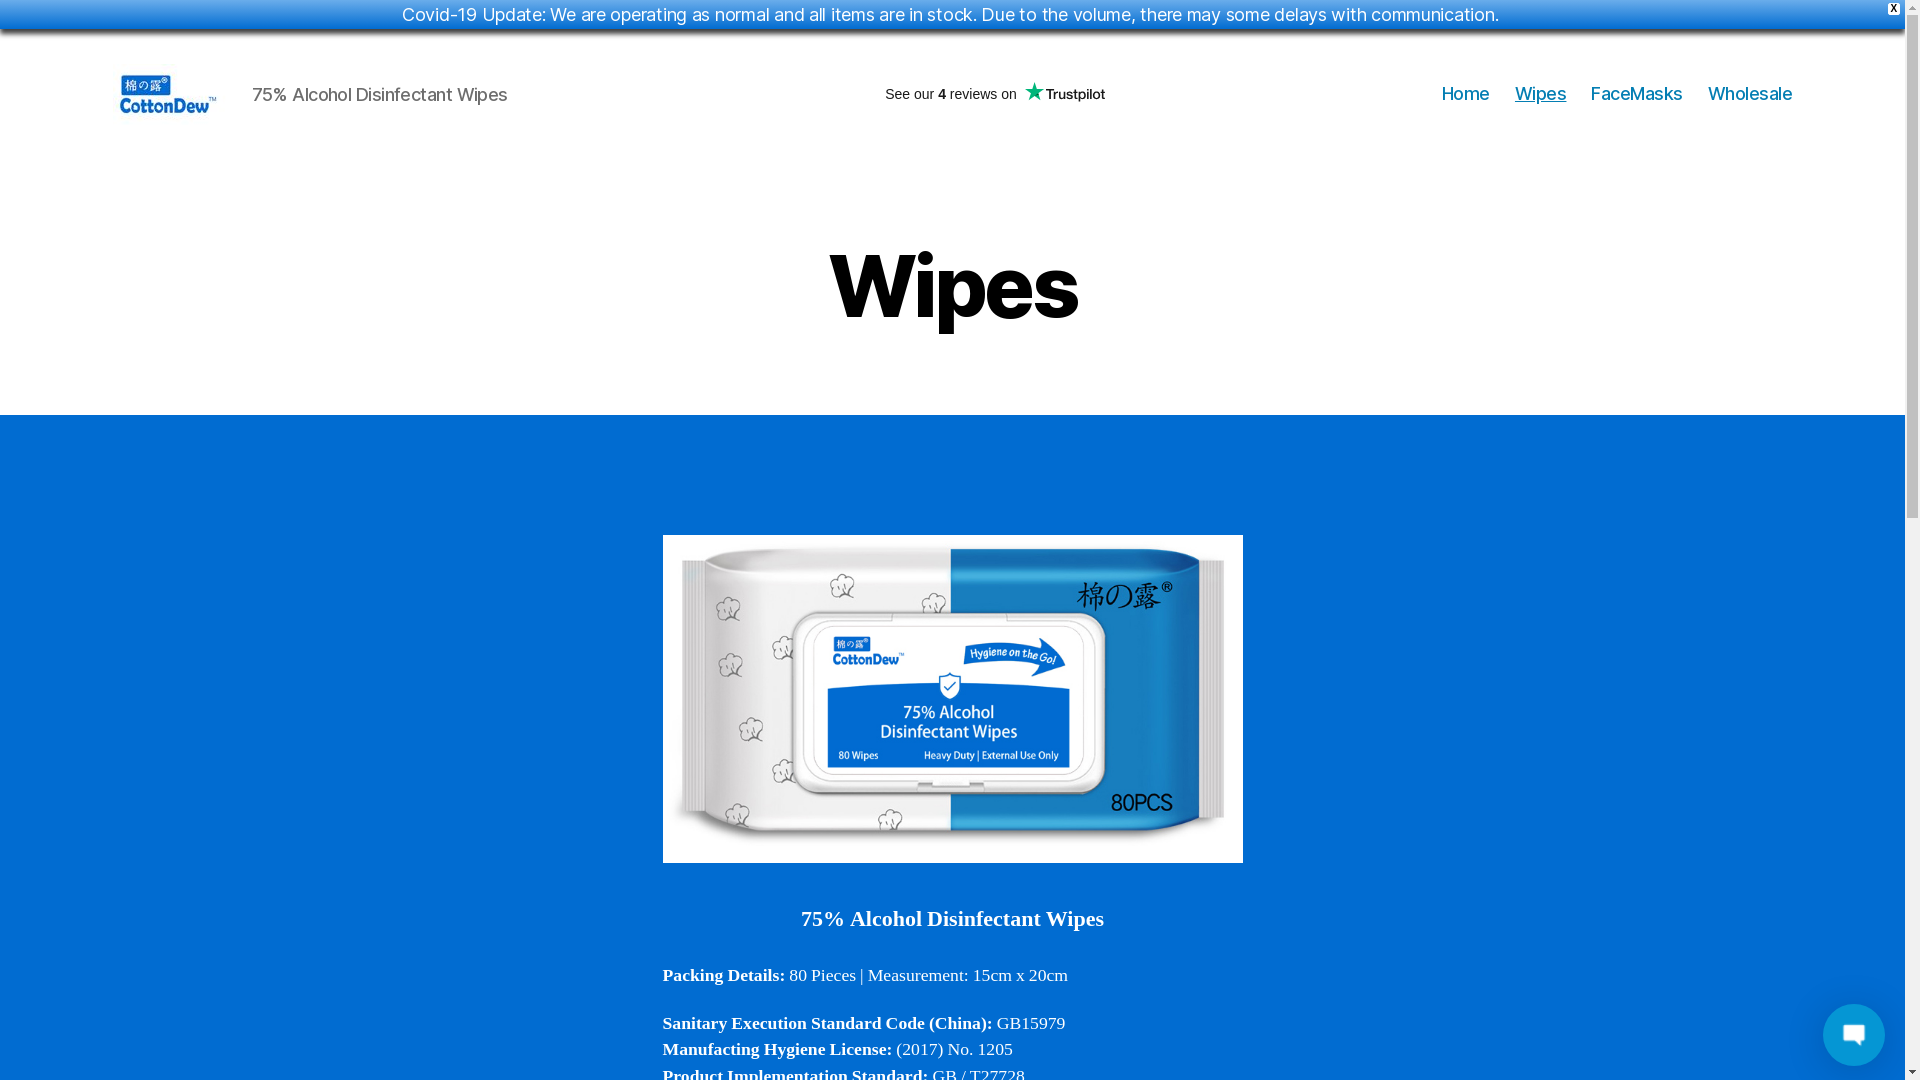 Image resolution: width=1920 pixels, height=1080 pixels. What do you see at coordinates (994, 93) in the screenshot?
I see `'Customer reviews powered by Trustpilot'` at bounding box center [994, 93].